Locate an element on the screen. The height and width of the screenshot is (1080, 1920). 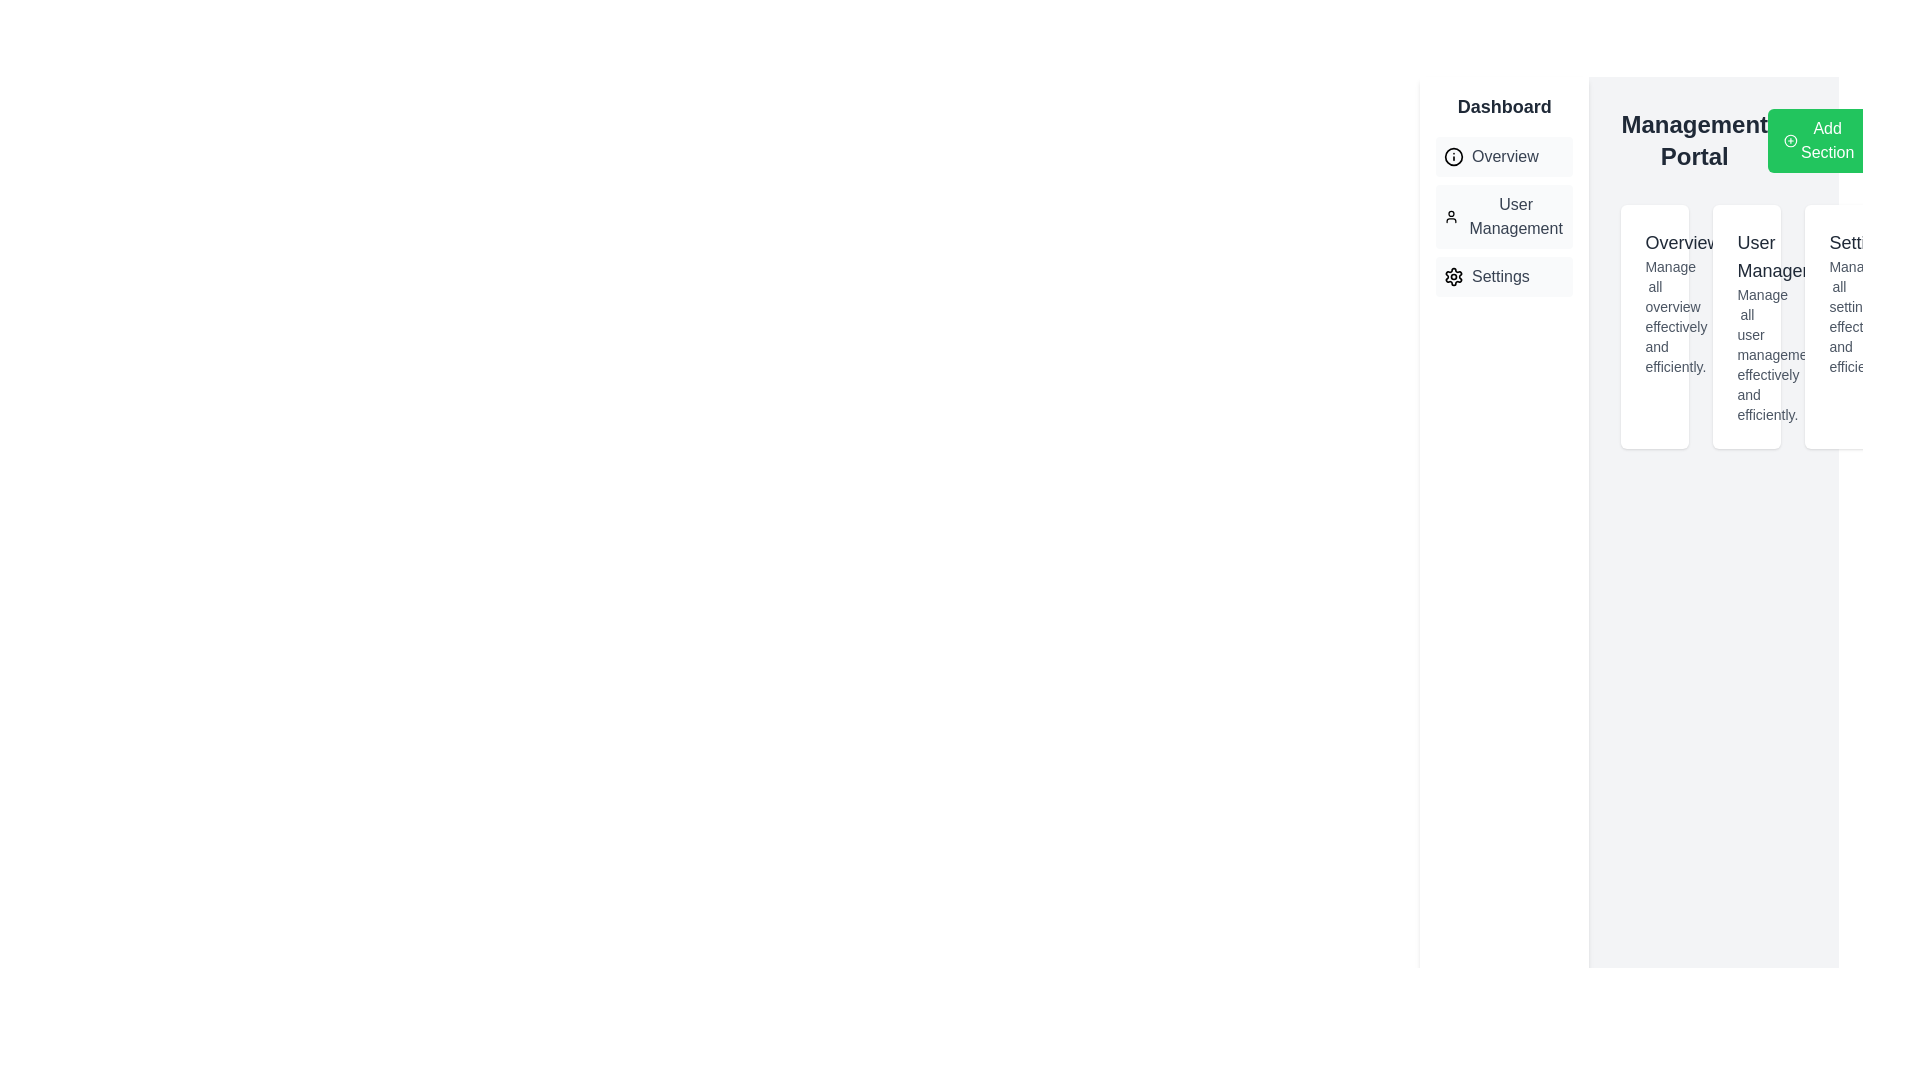
the text label displaying 'Manage all settings effectively and efficiently.' located under the 'Settings' heading within the card layout is located at coordinates (1839, 315).